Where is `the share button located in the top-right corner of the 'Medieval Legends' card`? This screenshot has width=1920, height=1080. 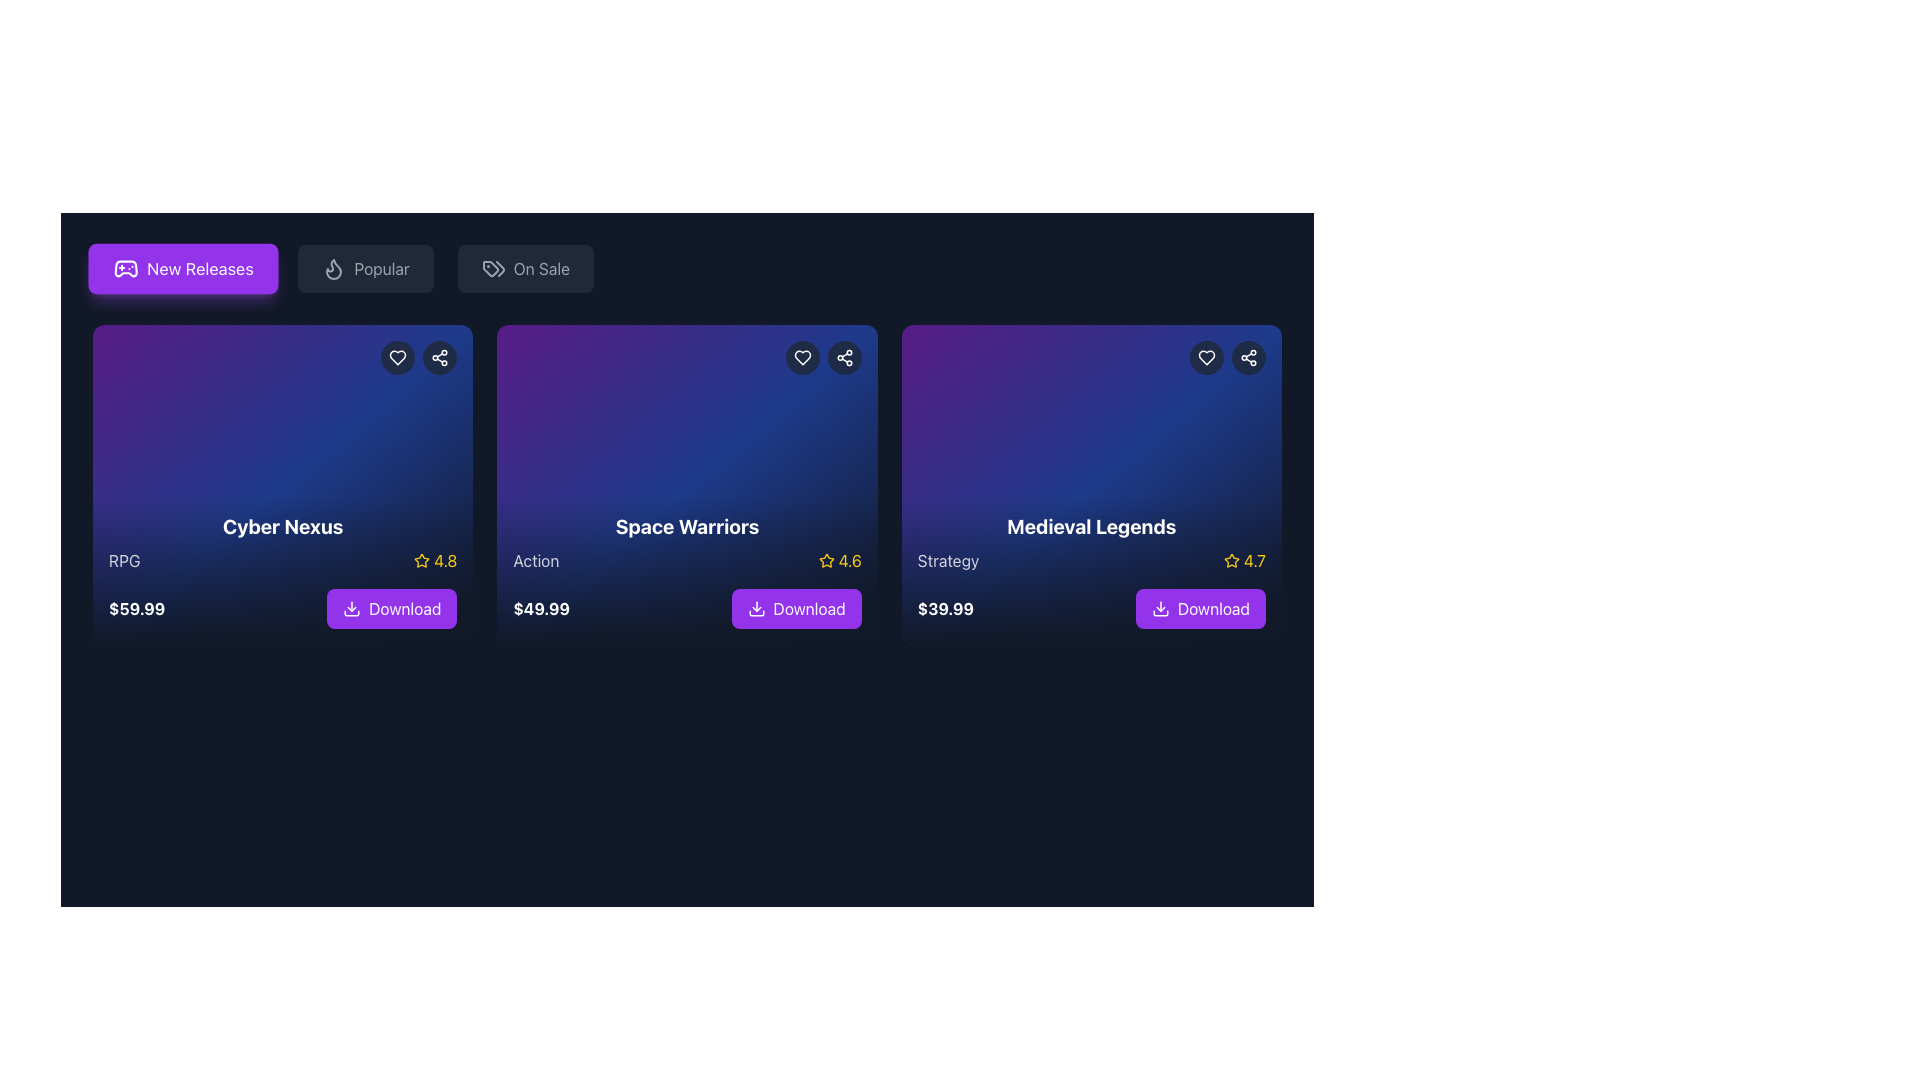 the share button located in the top-right corner of the 'Medieval Legends' card is located at coordinates (1247, 357).